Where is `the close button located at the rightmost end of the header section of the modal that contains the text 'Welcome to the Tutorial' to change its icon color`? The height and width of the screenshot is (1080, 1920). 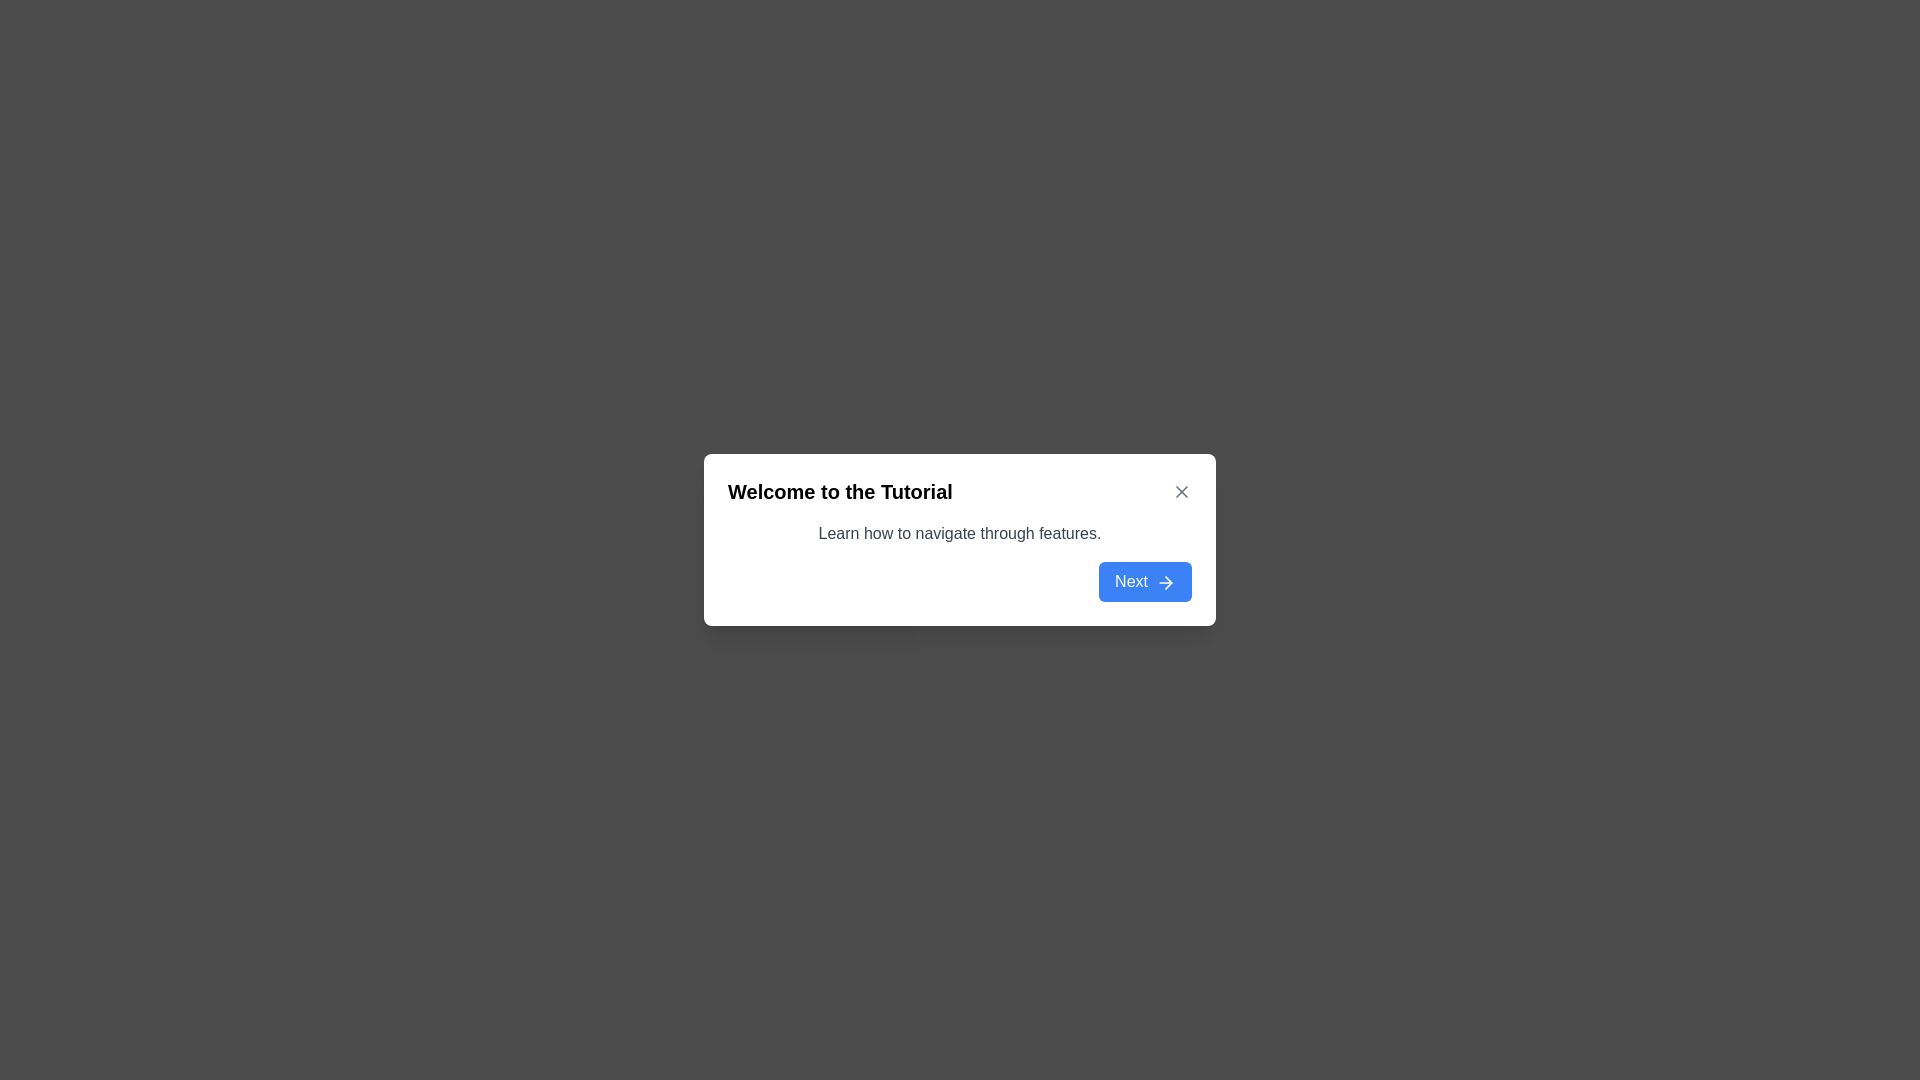 the close button located at the rightmost end of the header section of the modal that contains the text 'Welcome to the Tutorial' to change its icon color is located at coordinates (1181, 492).